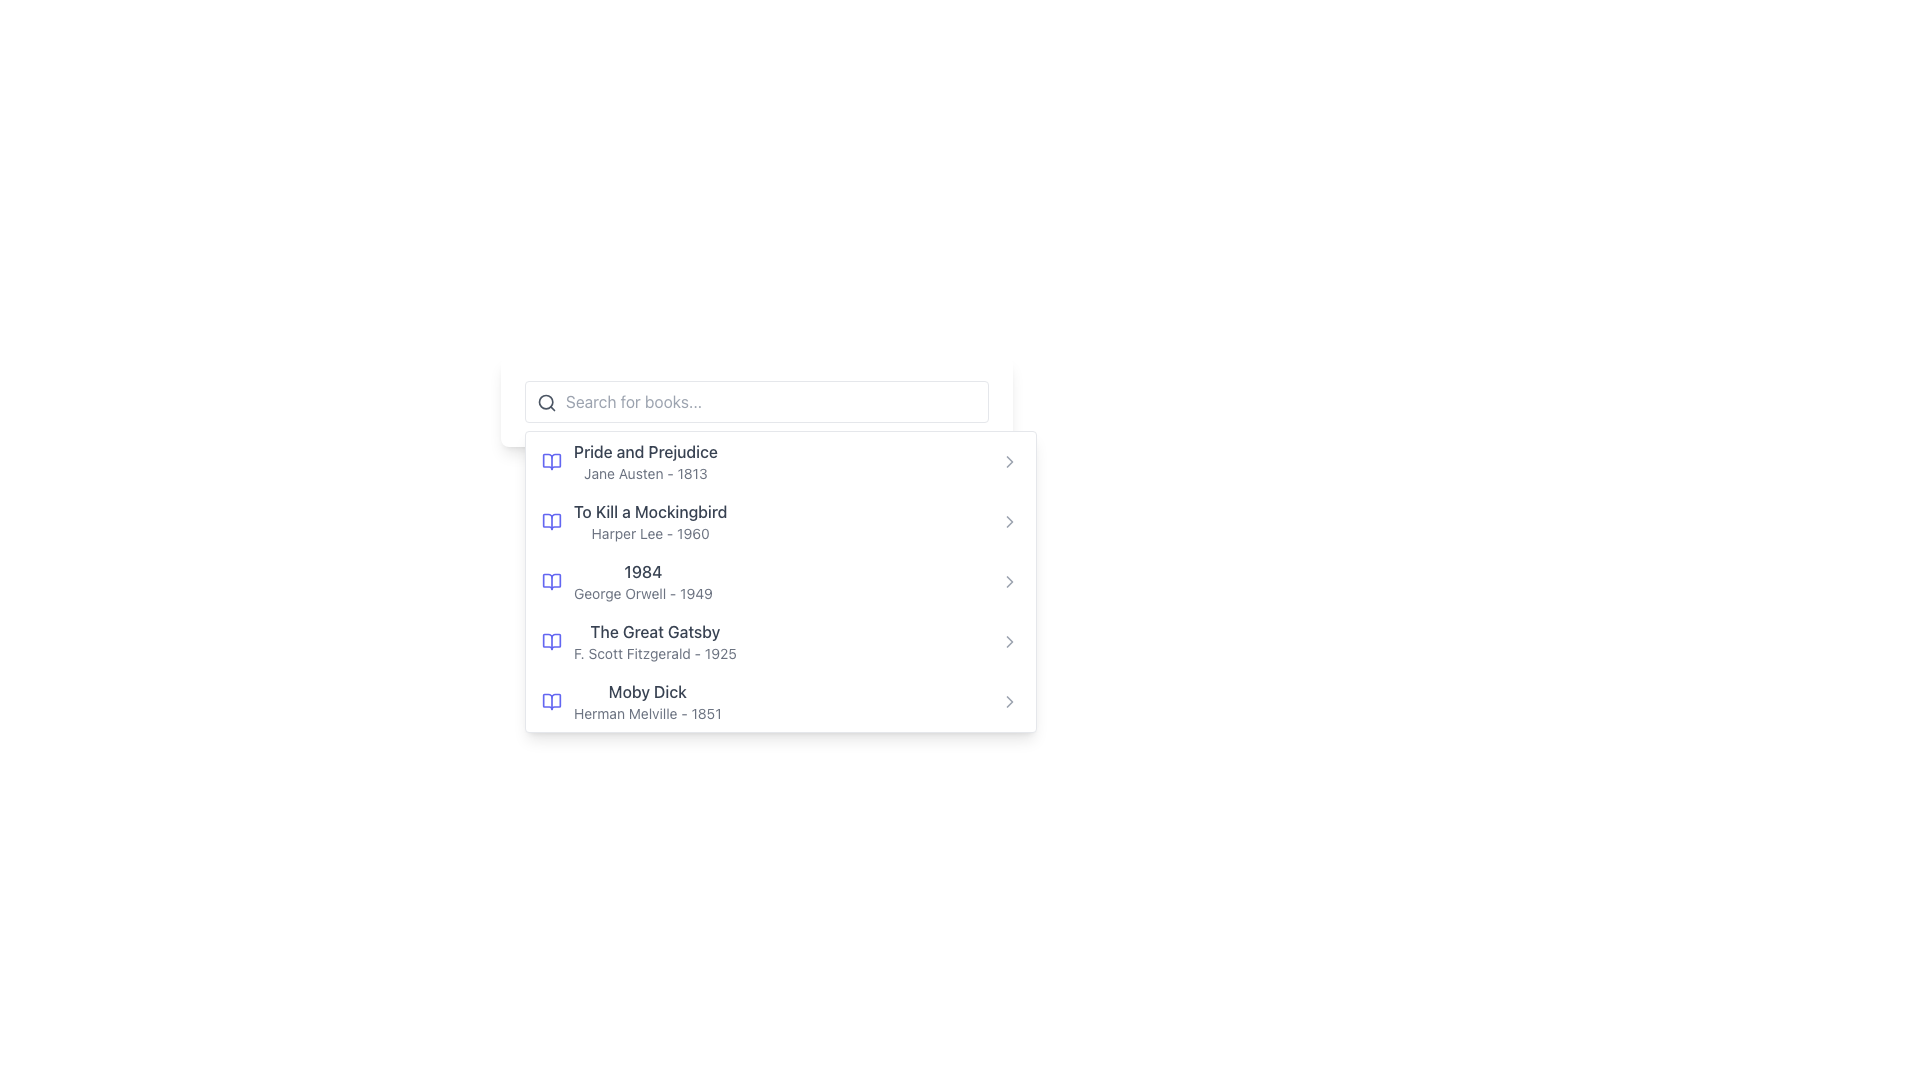  Describe the element at coordinates (643, 582) in the screenshot. I see `the book item displaying its title, author, and publication year in the dropdown panel` at that location.